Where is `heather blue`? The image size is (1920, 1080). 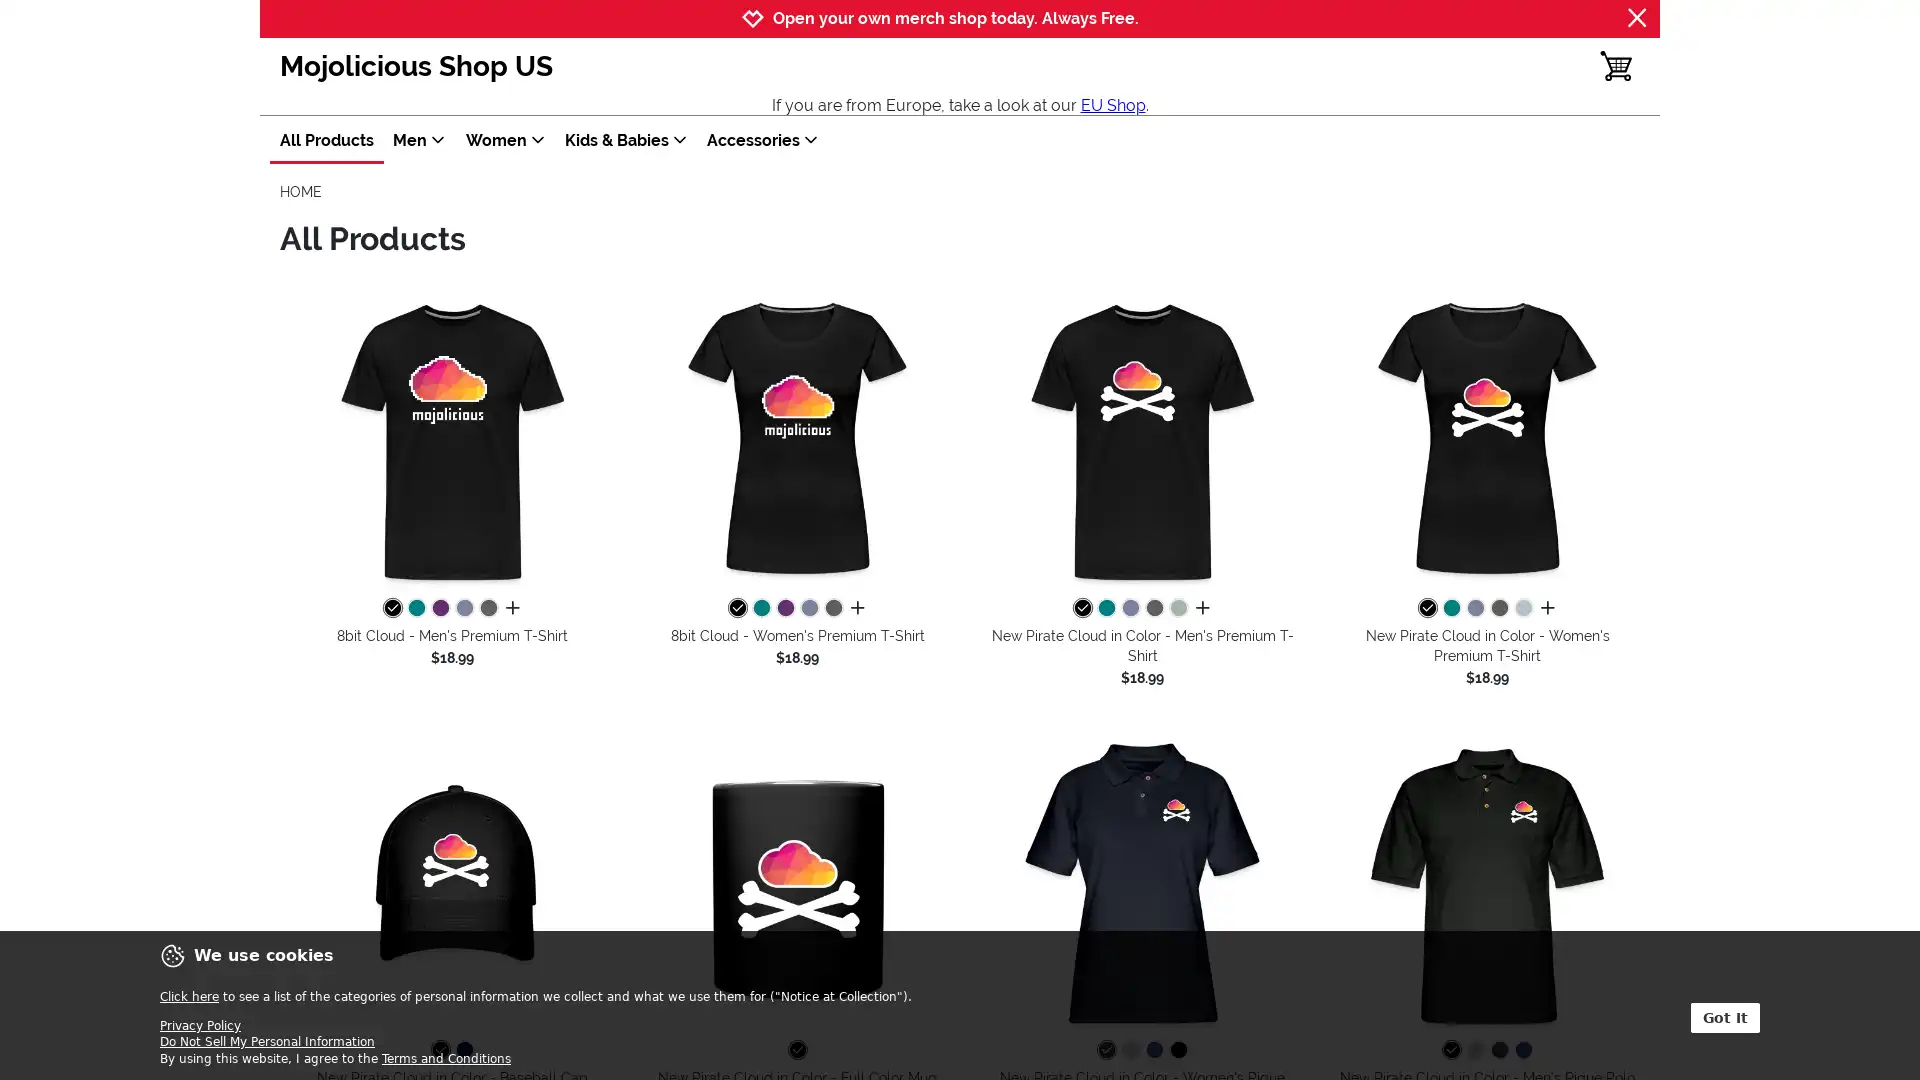 heather blue is located at coordinates (463, 608).